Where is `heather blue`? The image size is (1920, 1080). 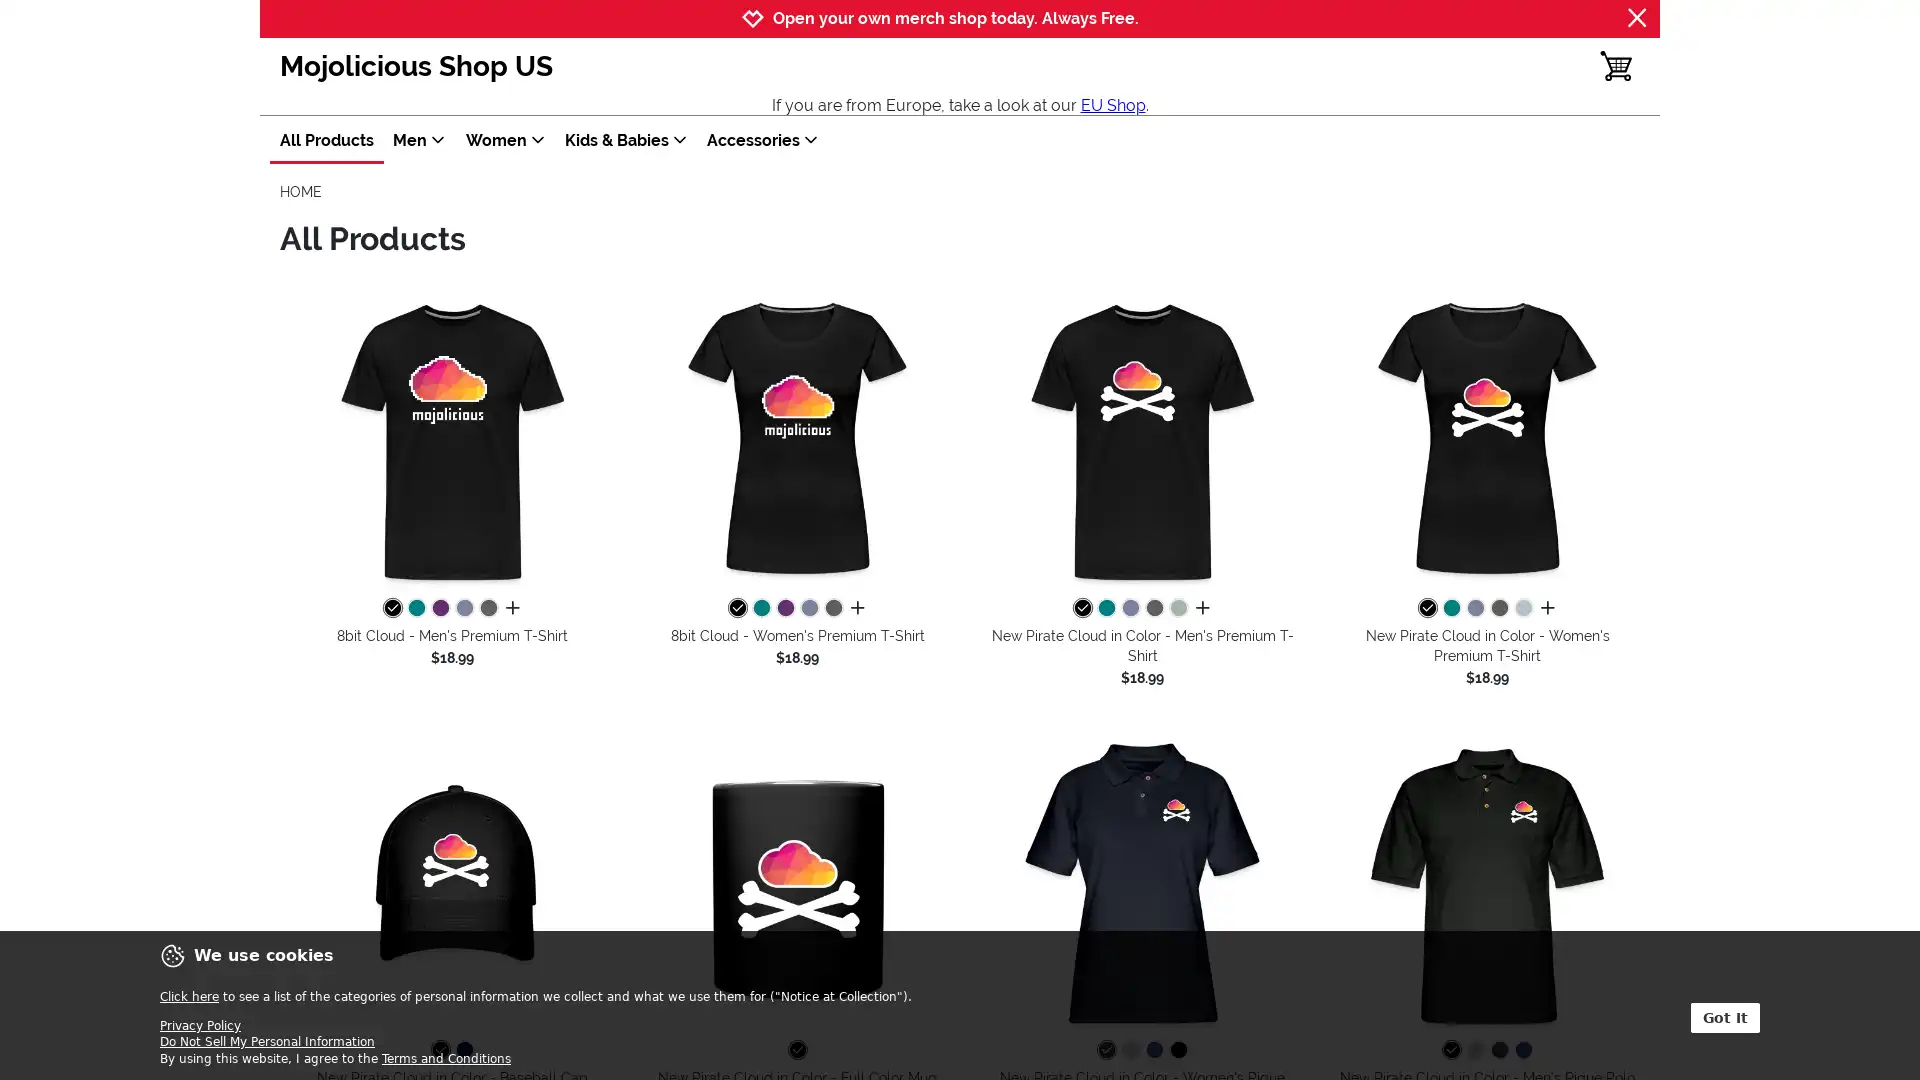 heather blue is located at coordinates (463, 608).